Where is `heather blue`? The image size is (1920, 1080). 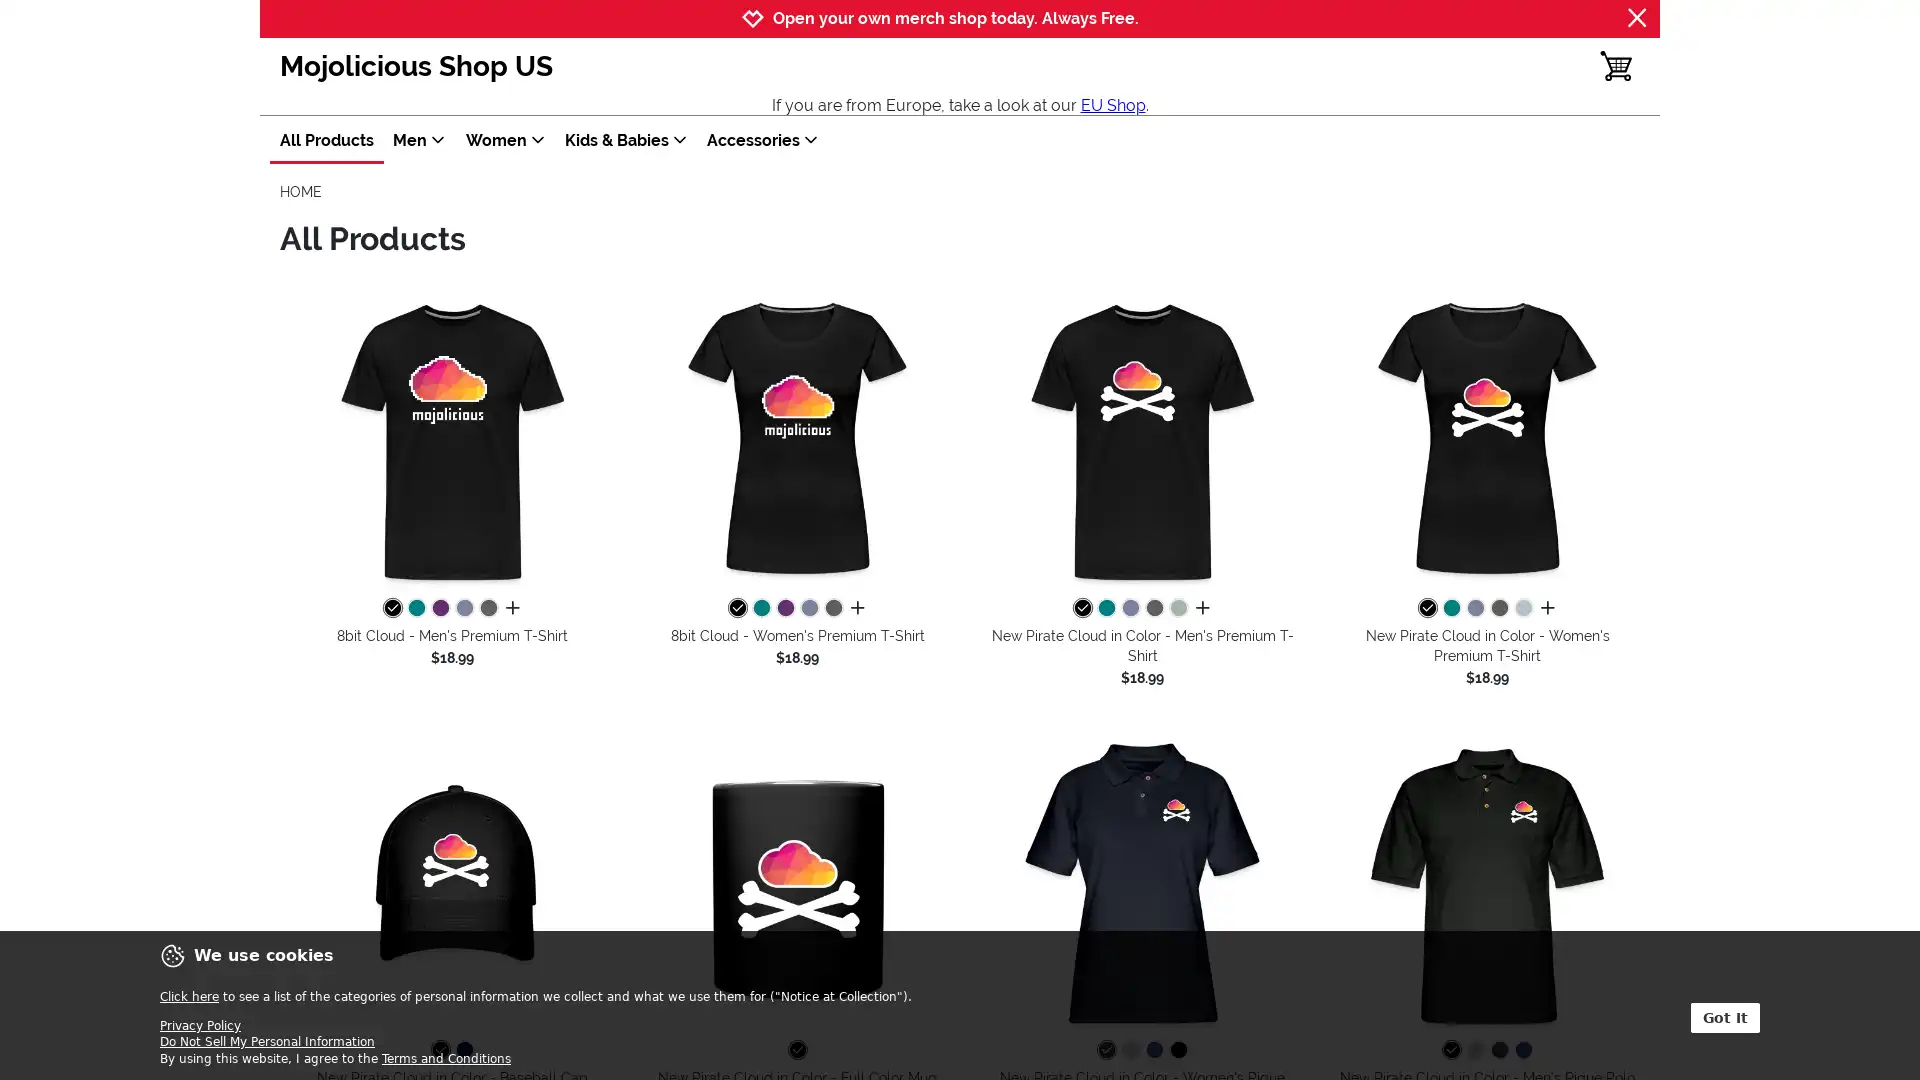 heather blue is located at coordinates (463, 608).